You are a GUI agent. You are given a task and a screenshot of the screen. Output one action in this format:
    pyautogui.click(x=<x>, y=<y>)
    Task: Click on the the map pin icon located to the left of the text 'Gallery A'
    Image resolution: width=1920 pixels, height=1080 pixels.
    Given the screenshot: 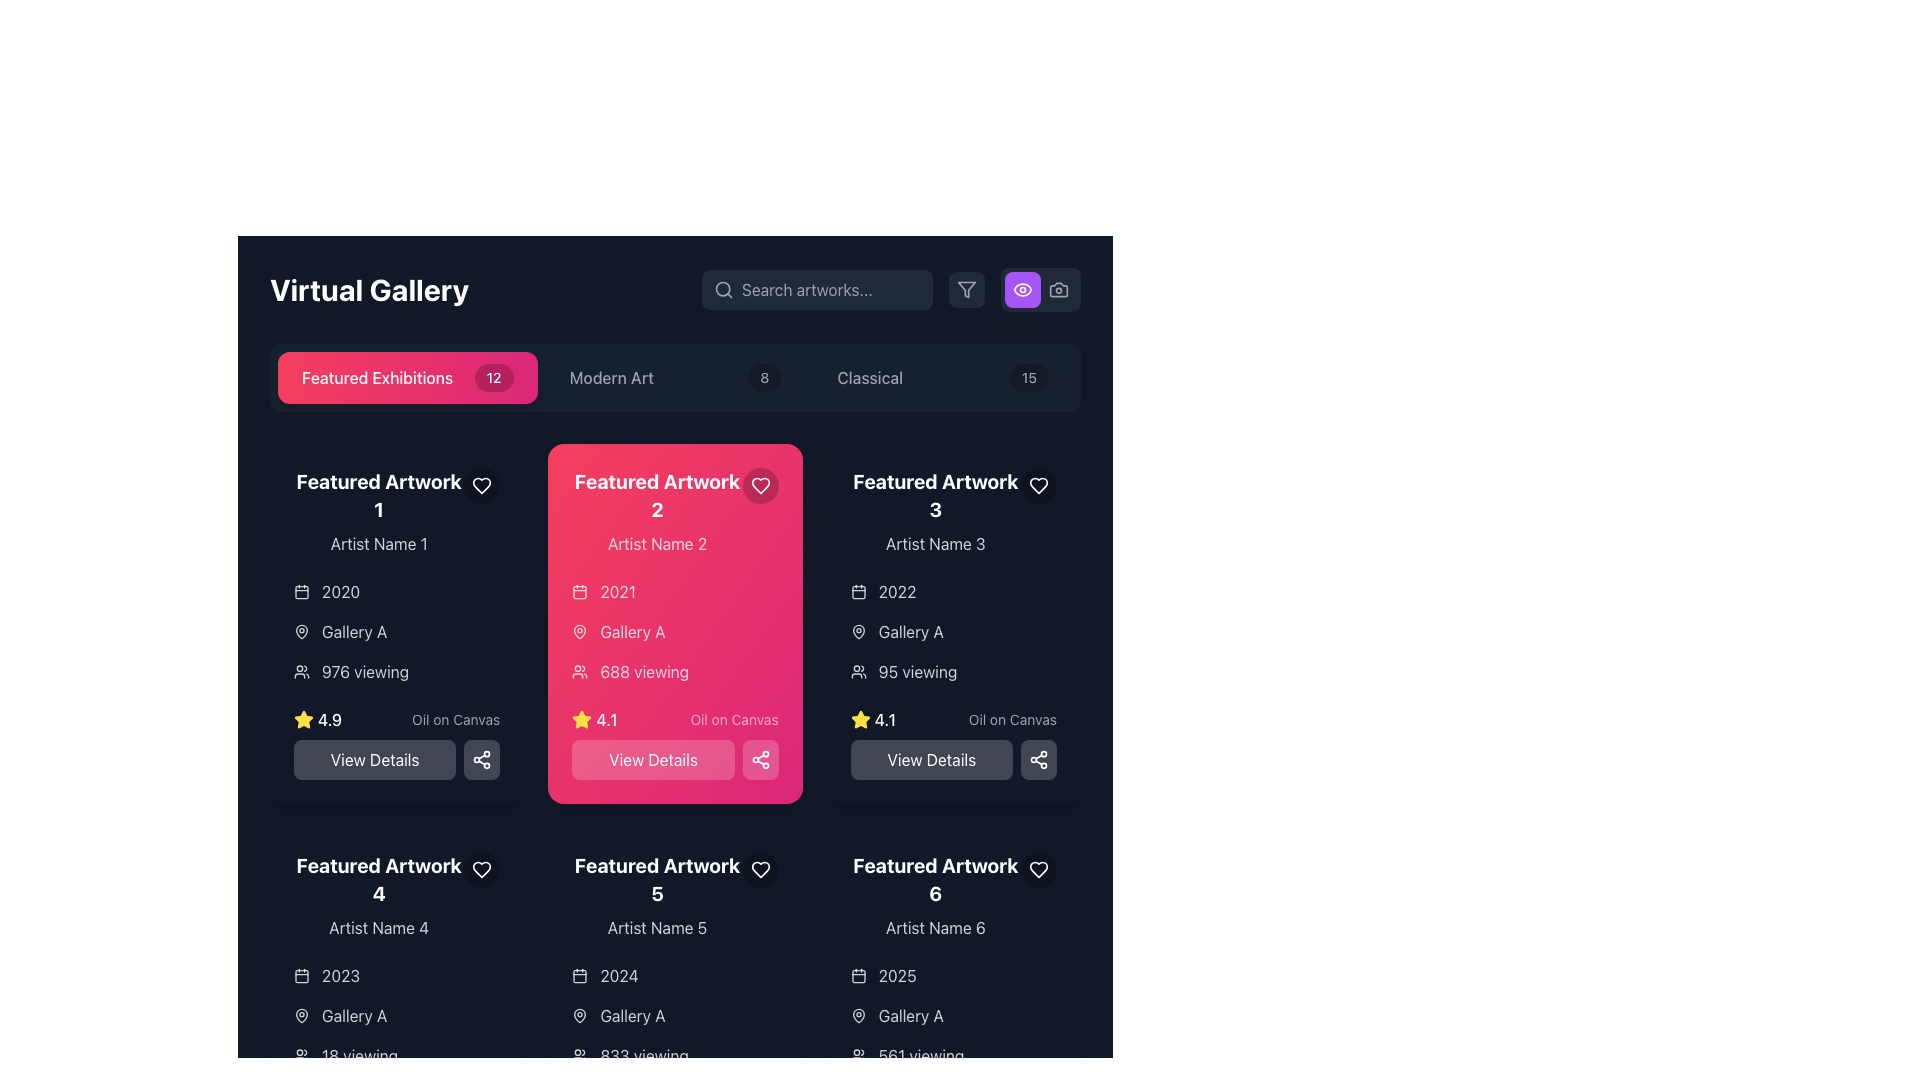 What is the action you would take?
    pyautogui.click(x=301, y=1015)
    